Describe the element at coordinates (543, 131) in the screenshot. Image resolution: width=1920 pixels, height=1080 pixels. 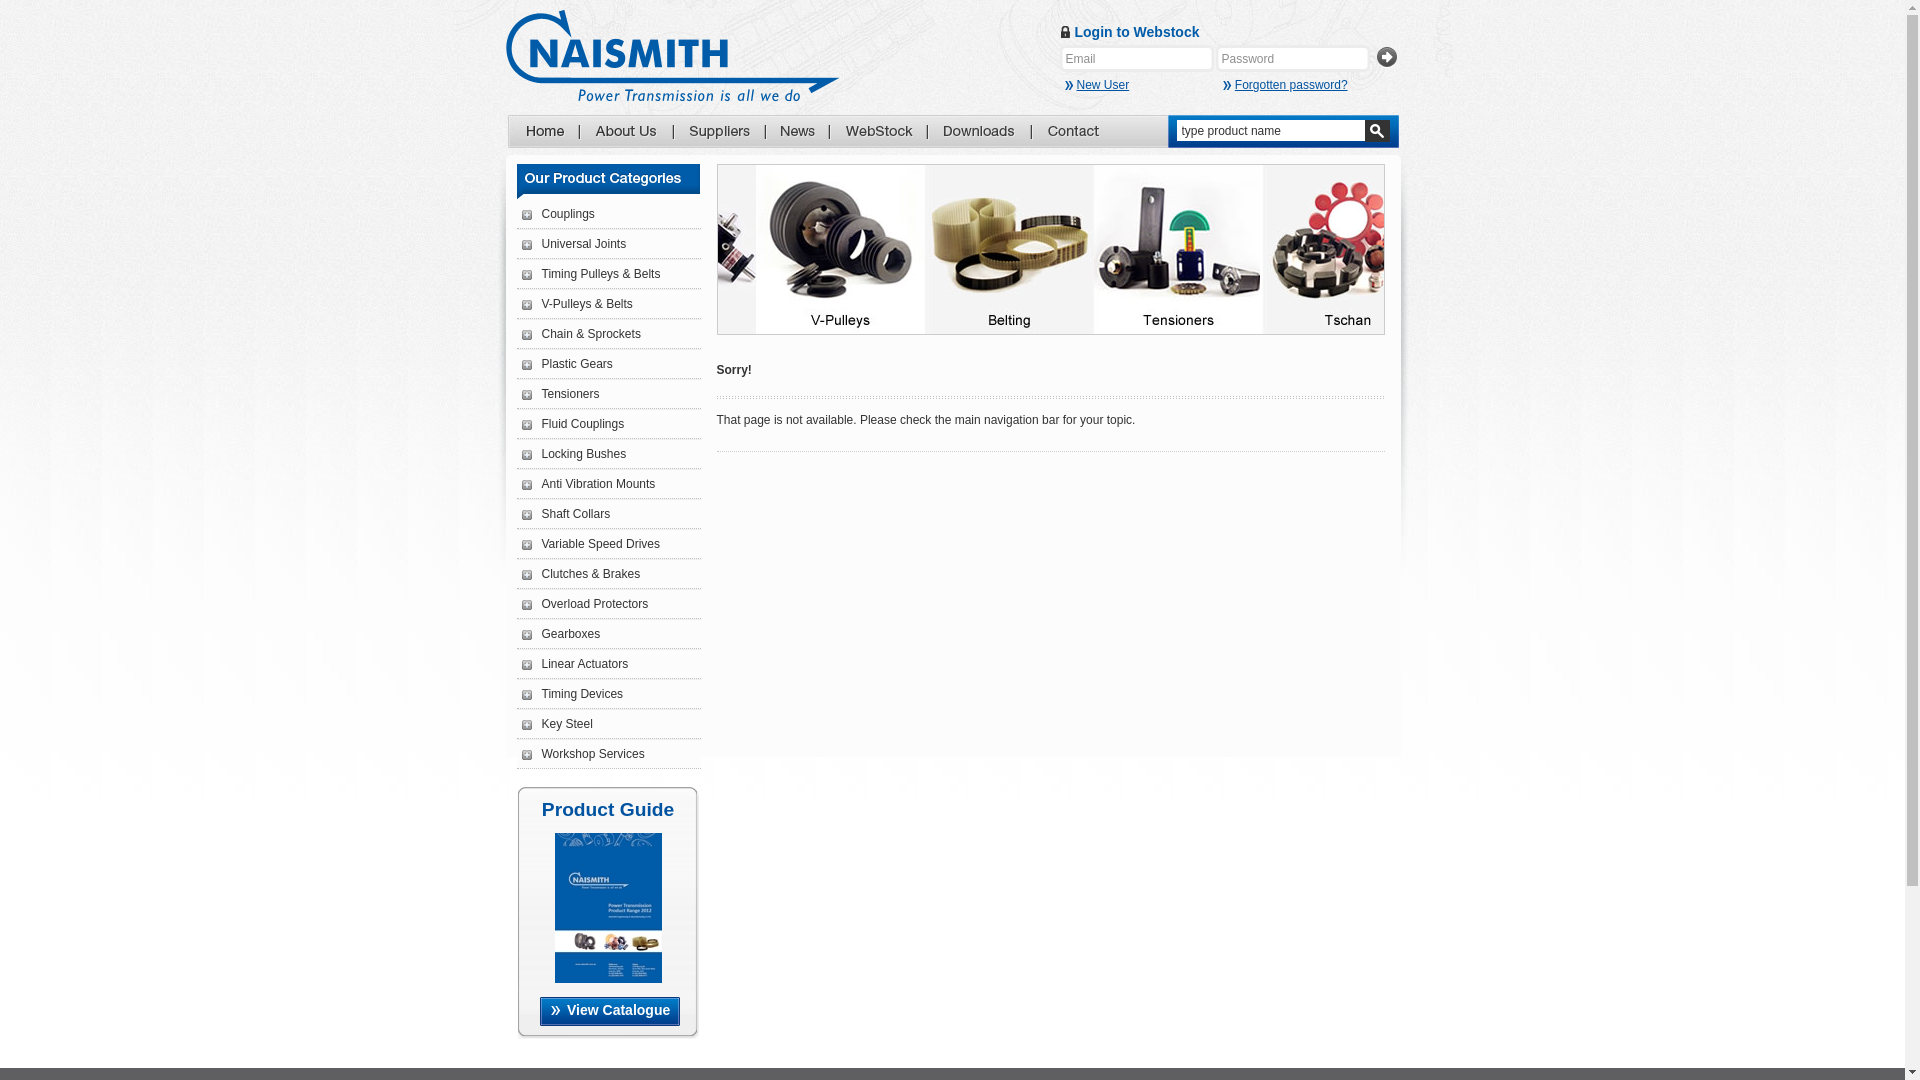
I see `'Home'` at that location.